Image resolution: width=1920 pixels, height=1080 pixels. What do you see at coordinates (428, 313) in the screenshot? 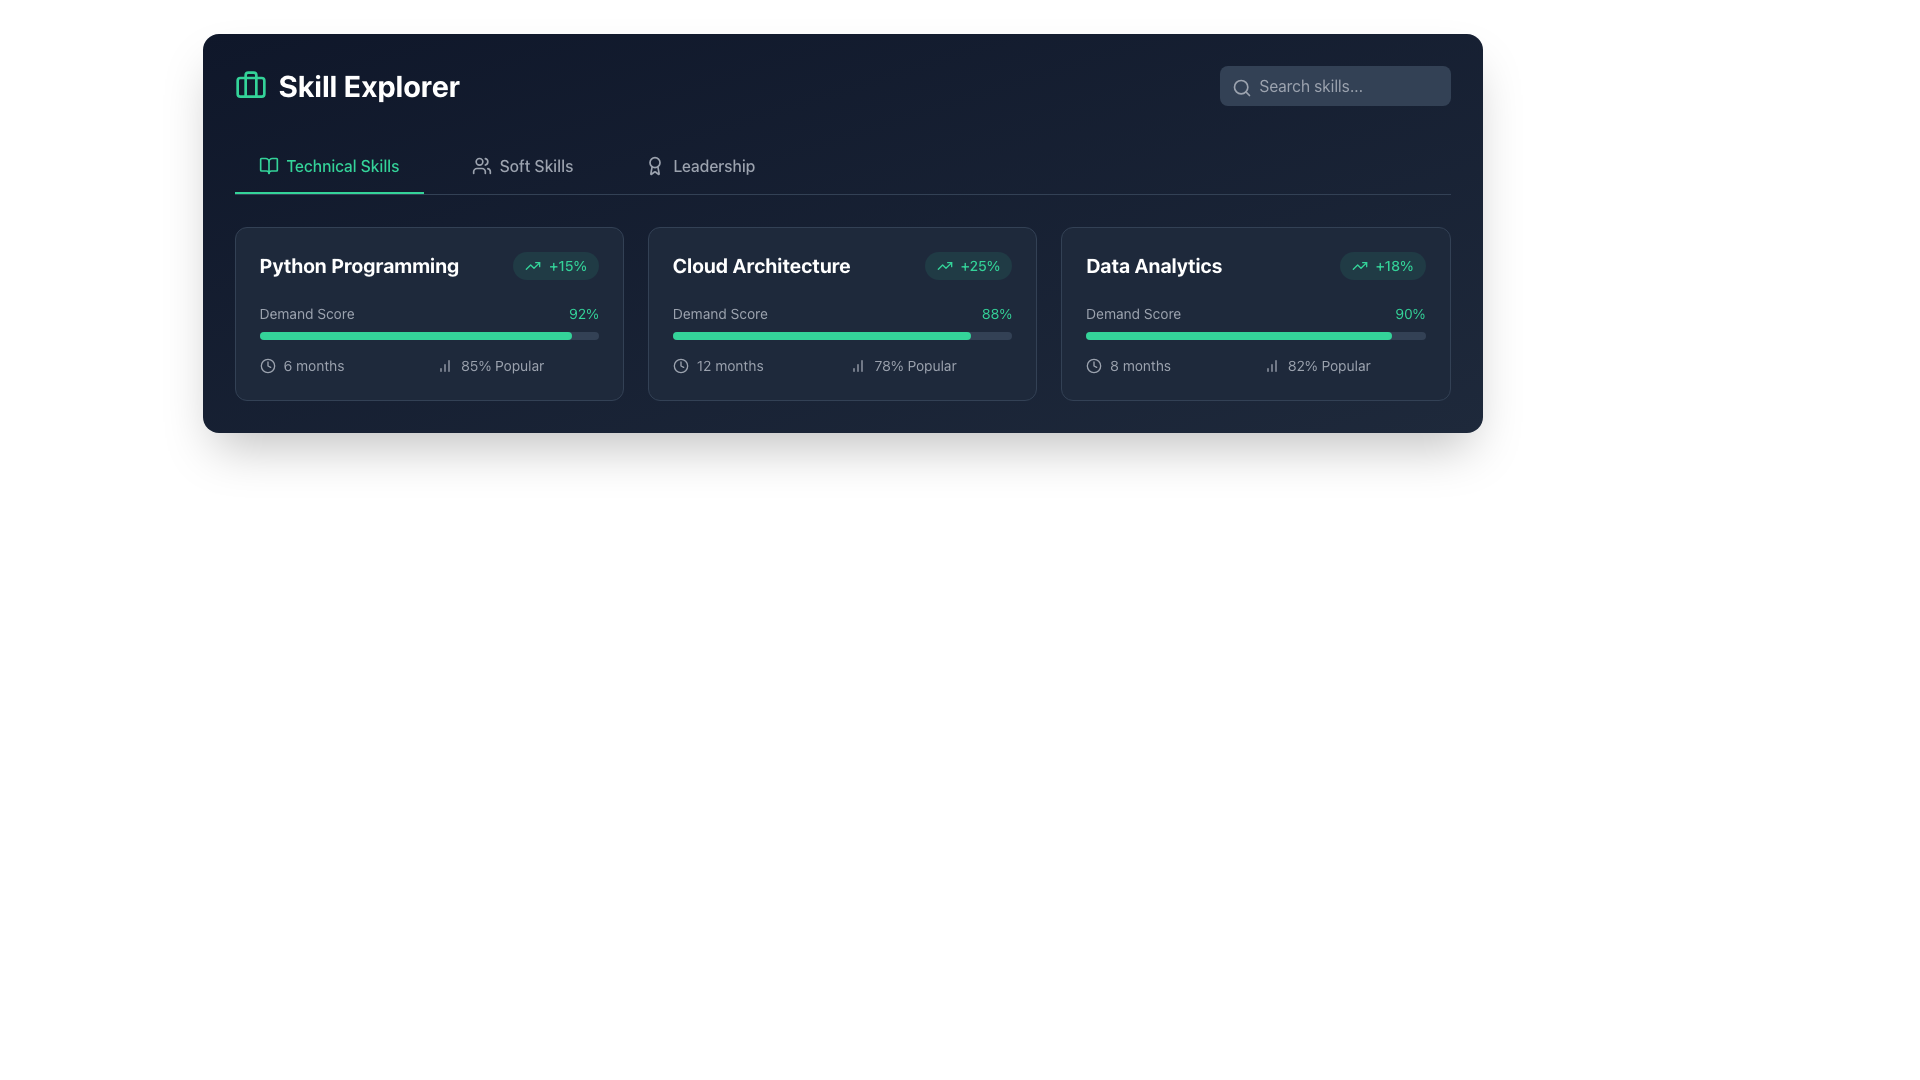
I see `the first card in the horizontal list under the 'Technical Skills' section` at bounding box center [428, 313].